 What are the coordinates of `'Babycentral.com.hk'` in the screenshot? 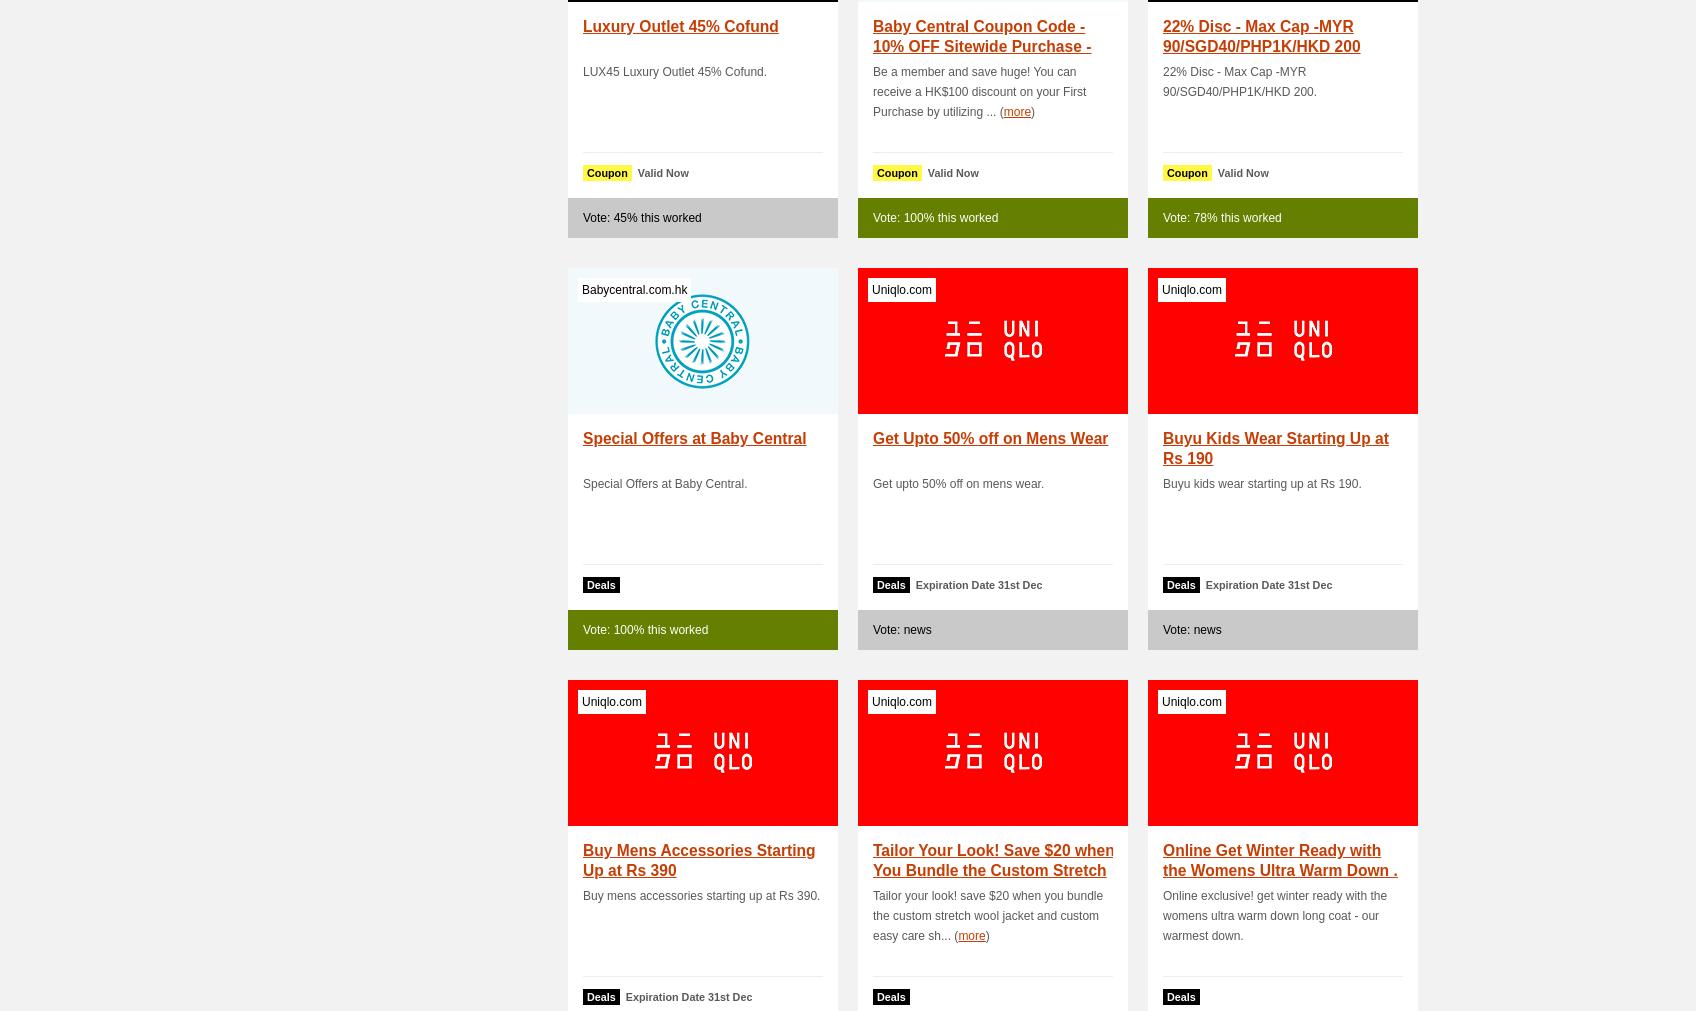 It's located at (582, 289).